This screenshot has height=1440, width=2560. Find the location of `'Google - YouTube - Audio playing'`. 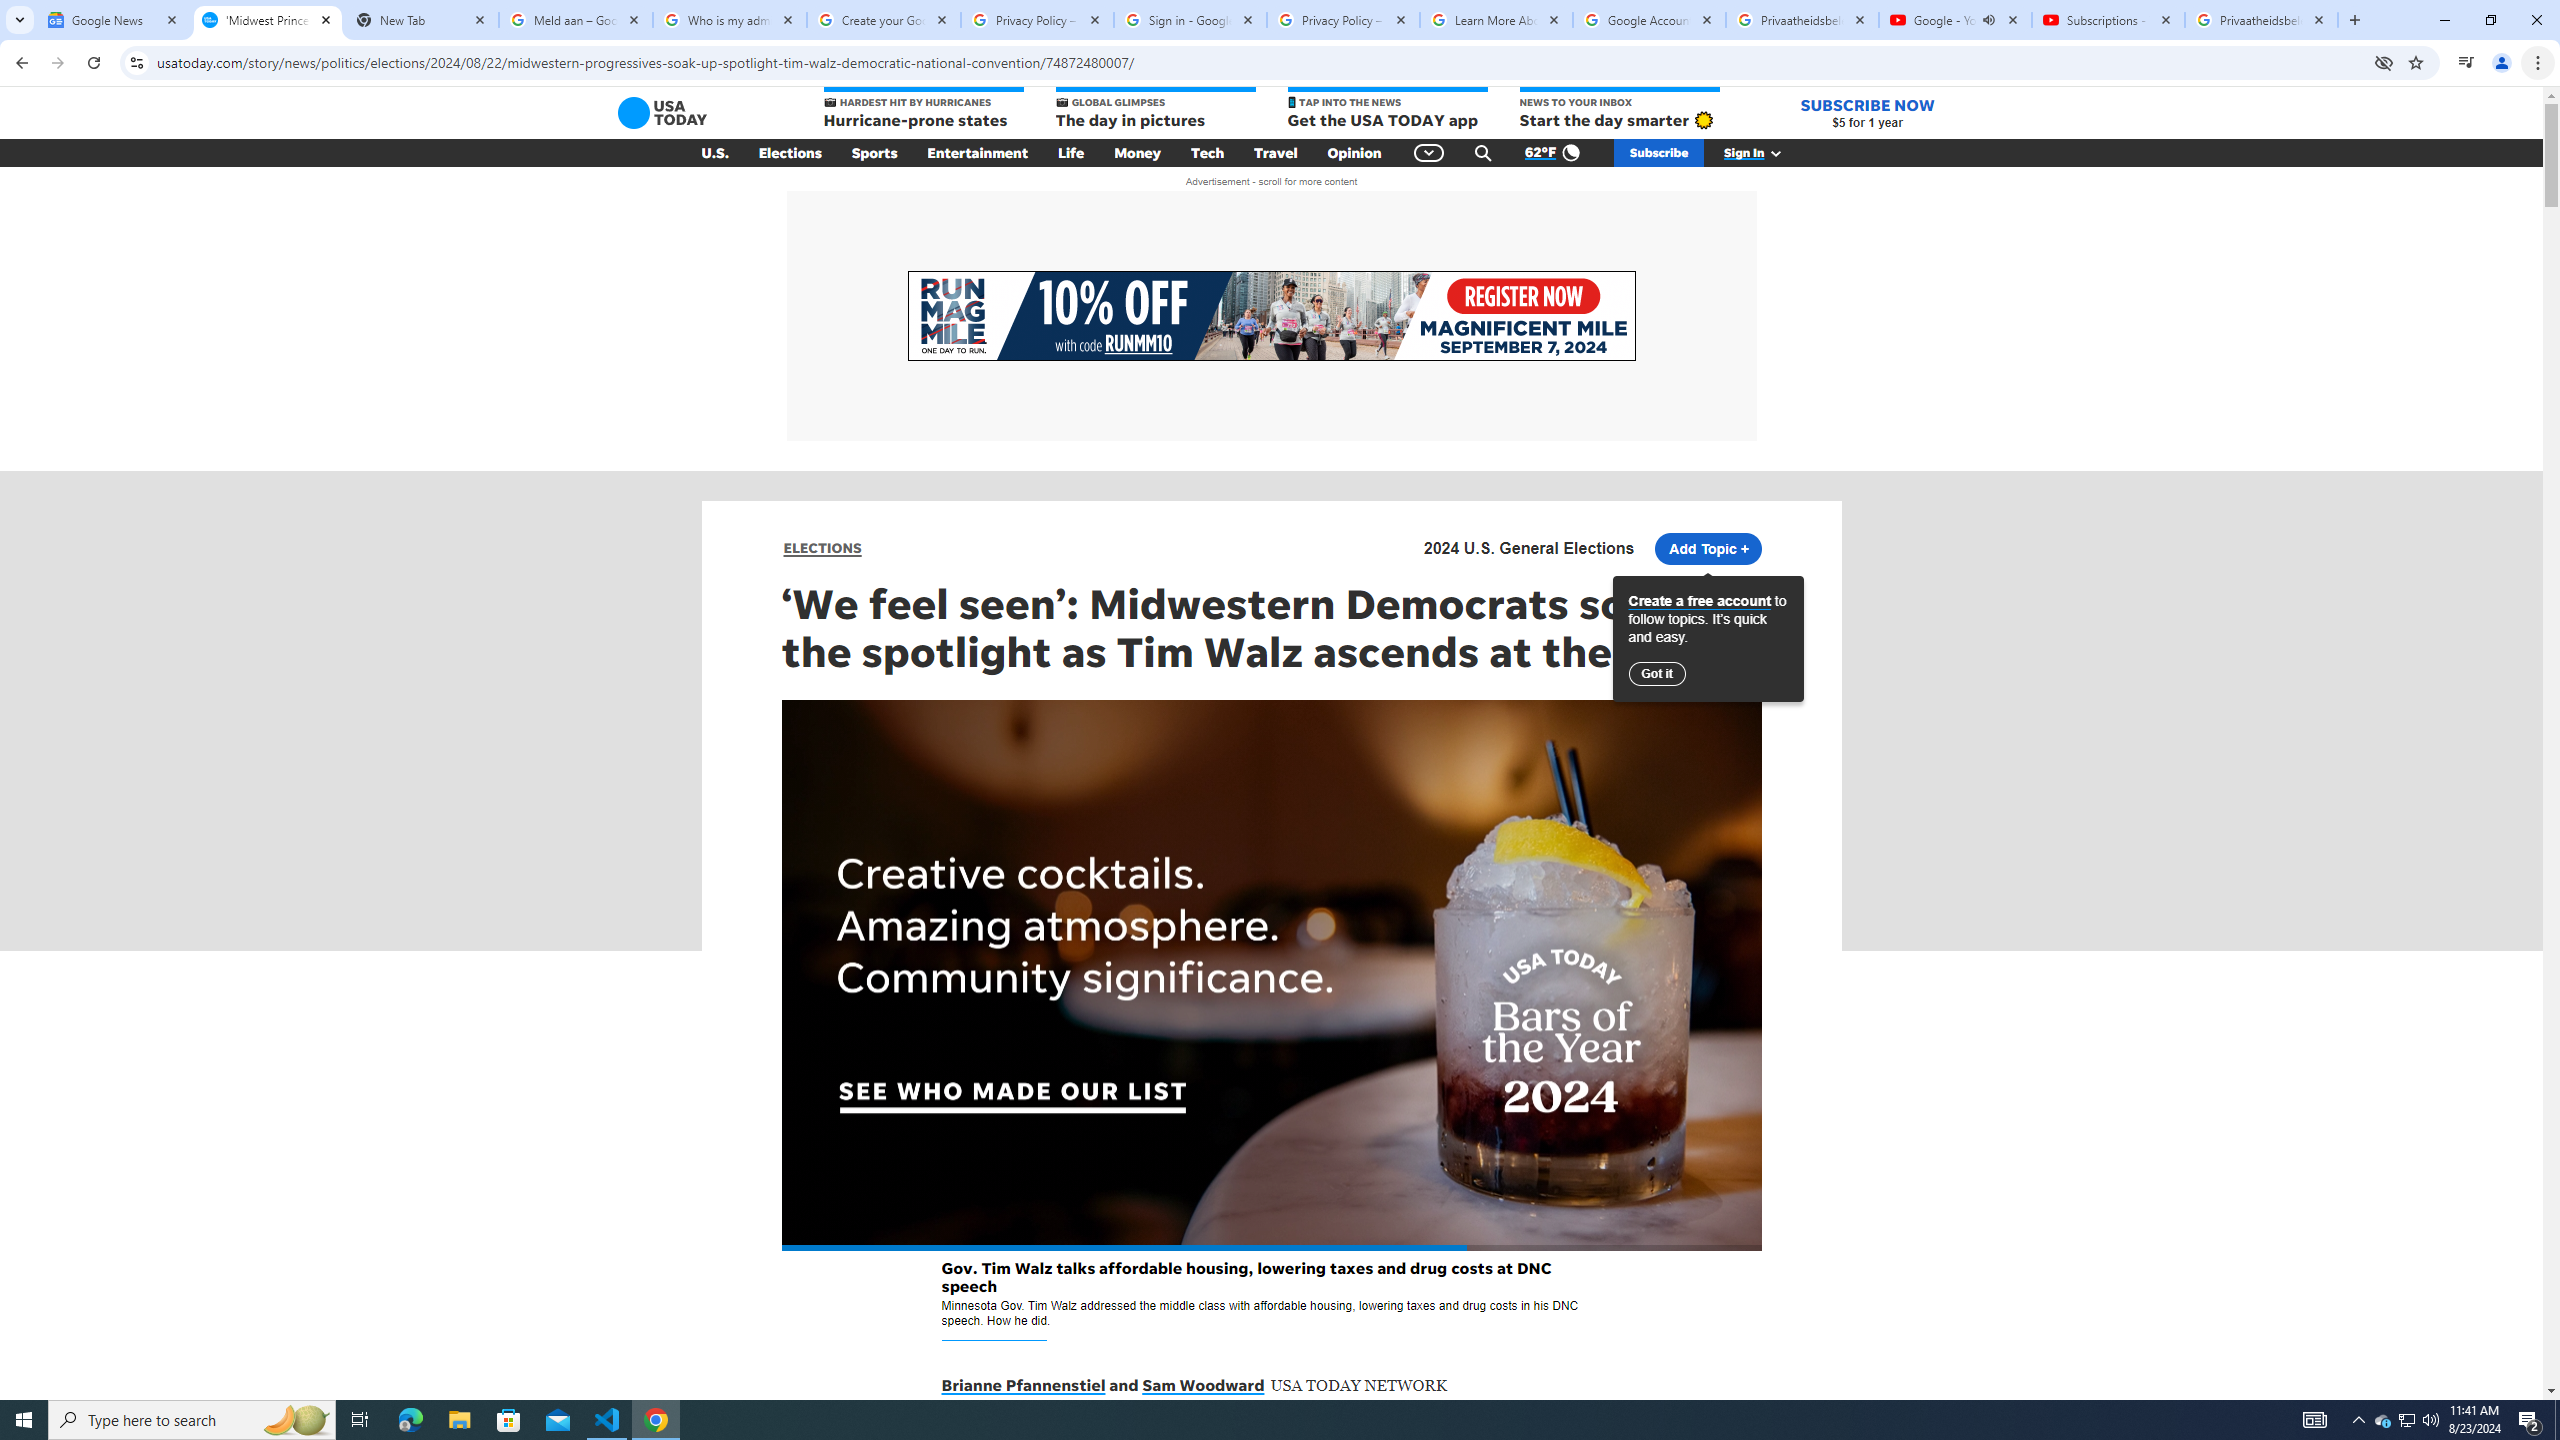

'Google - YouTube - Audio playing' is located at coordinates (1953, 19).